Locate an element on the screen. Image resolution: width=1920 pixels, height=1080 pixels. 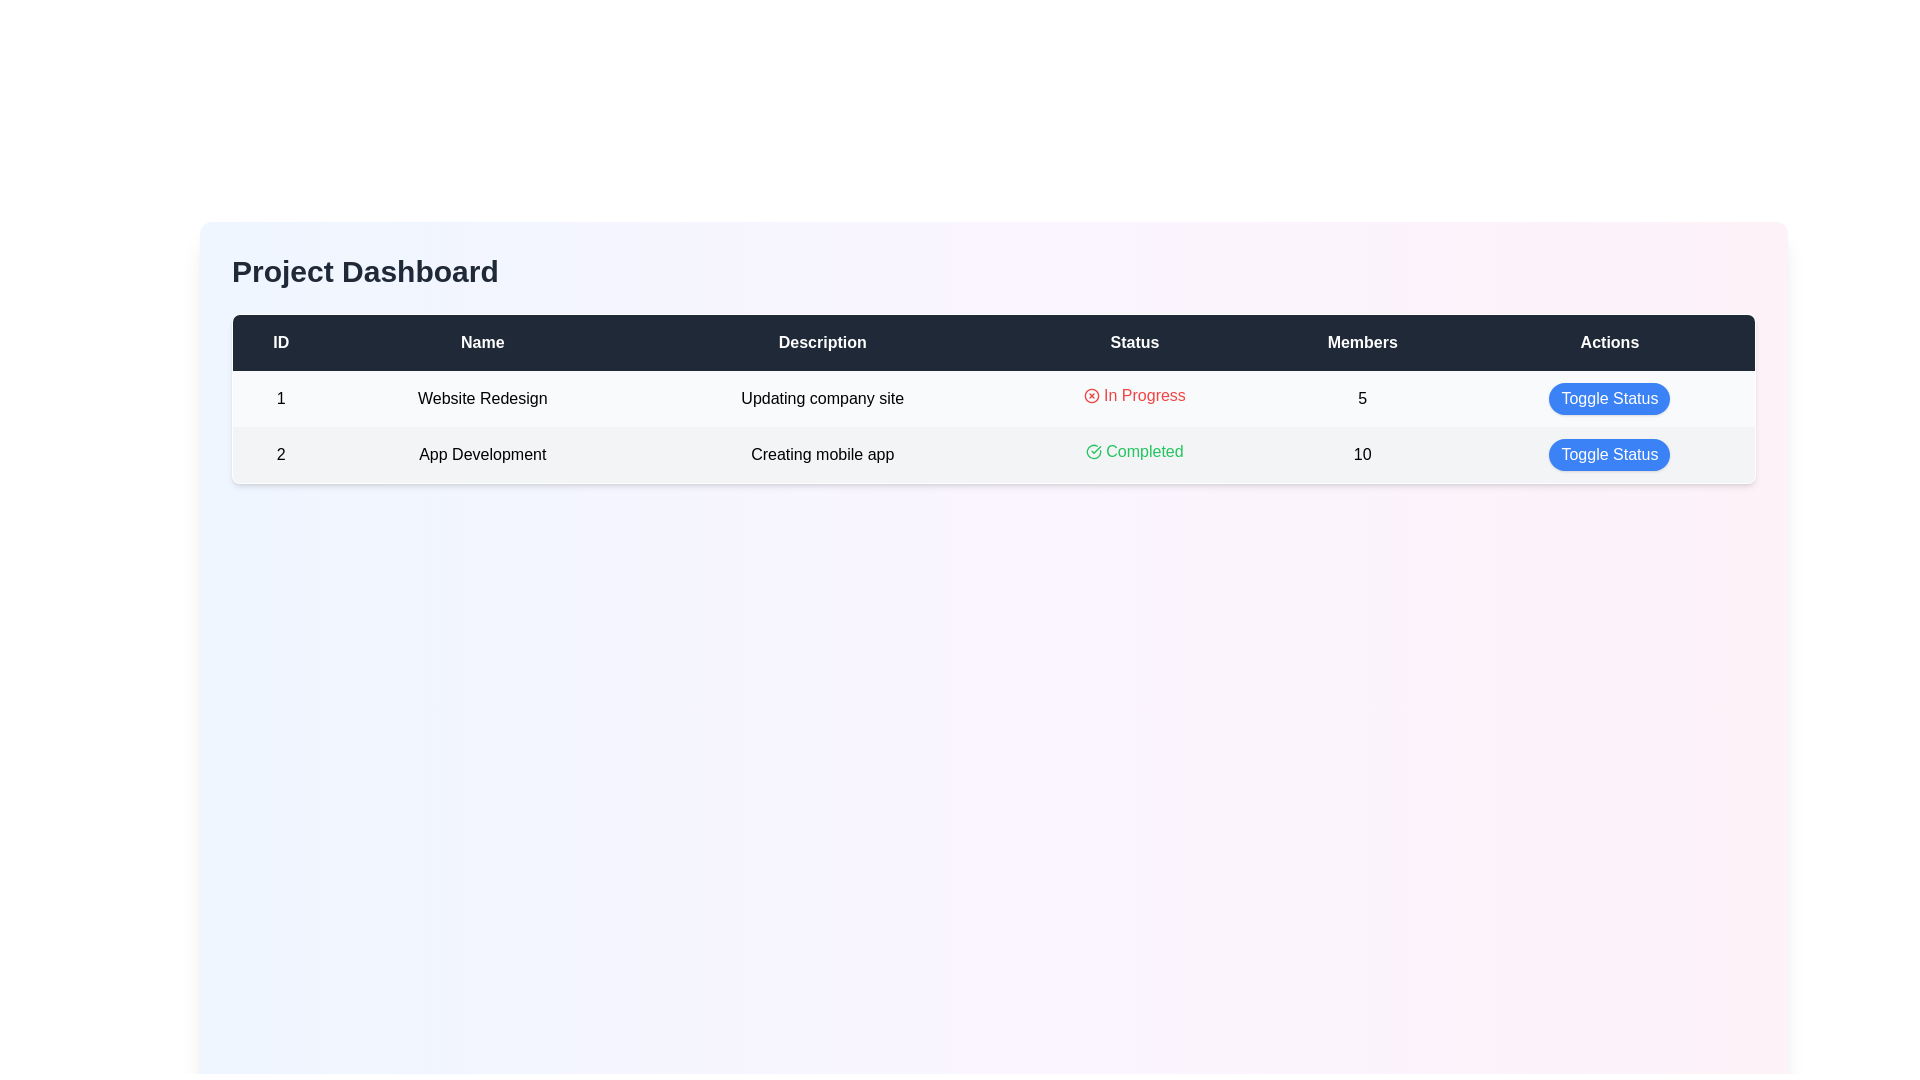
the text label displaying the number of members associated with the project record in the second row of the table under the 'Members' column is located at coordinates (1361, 455).